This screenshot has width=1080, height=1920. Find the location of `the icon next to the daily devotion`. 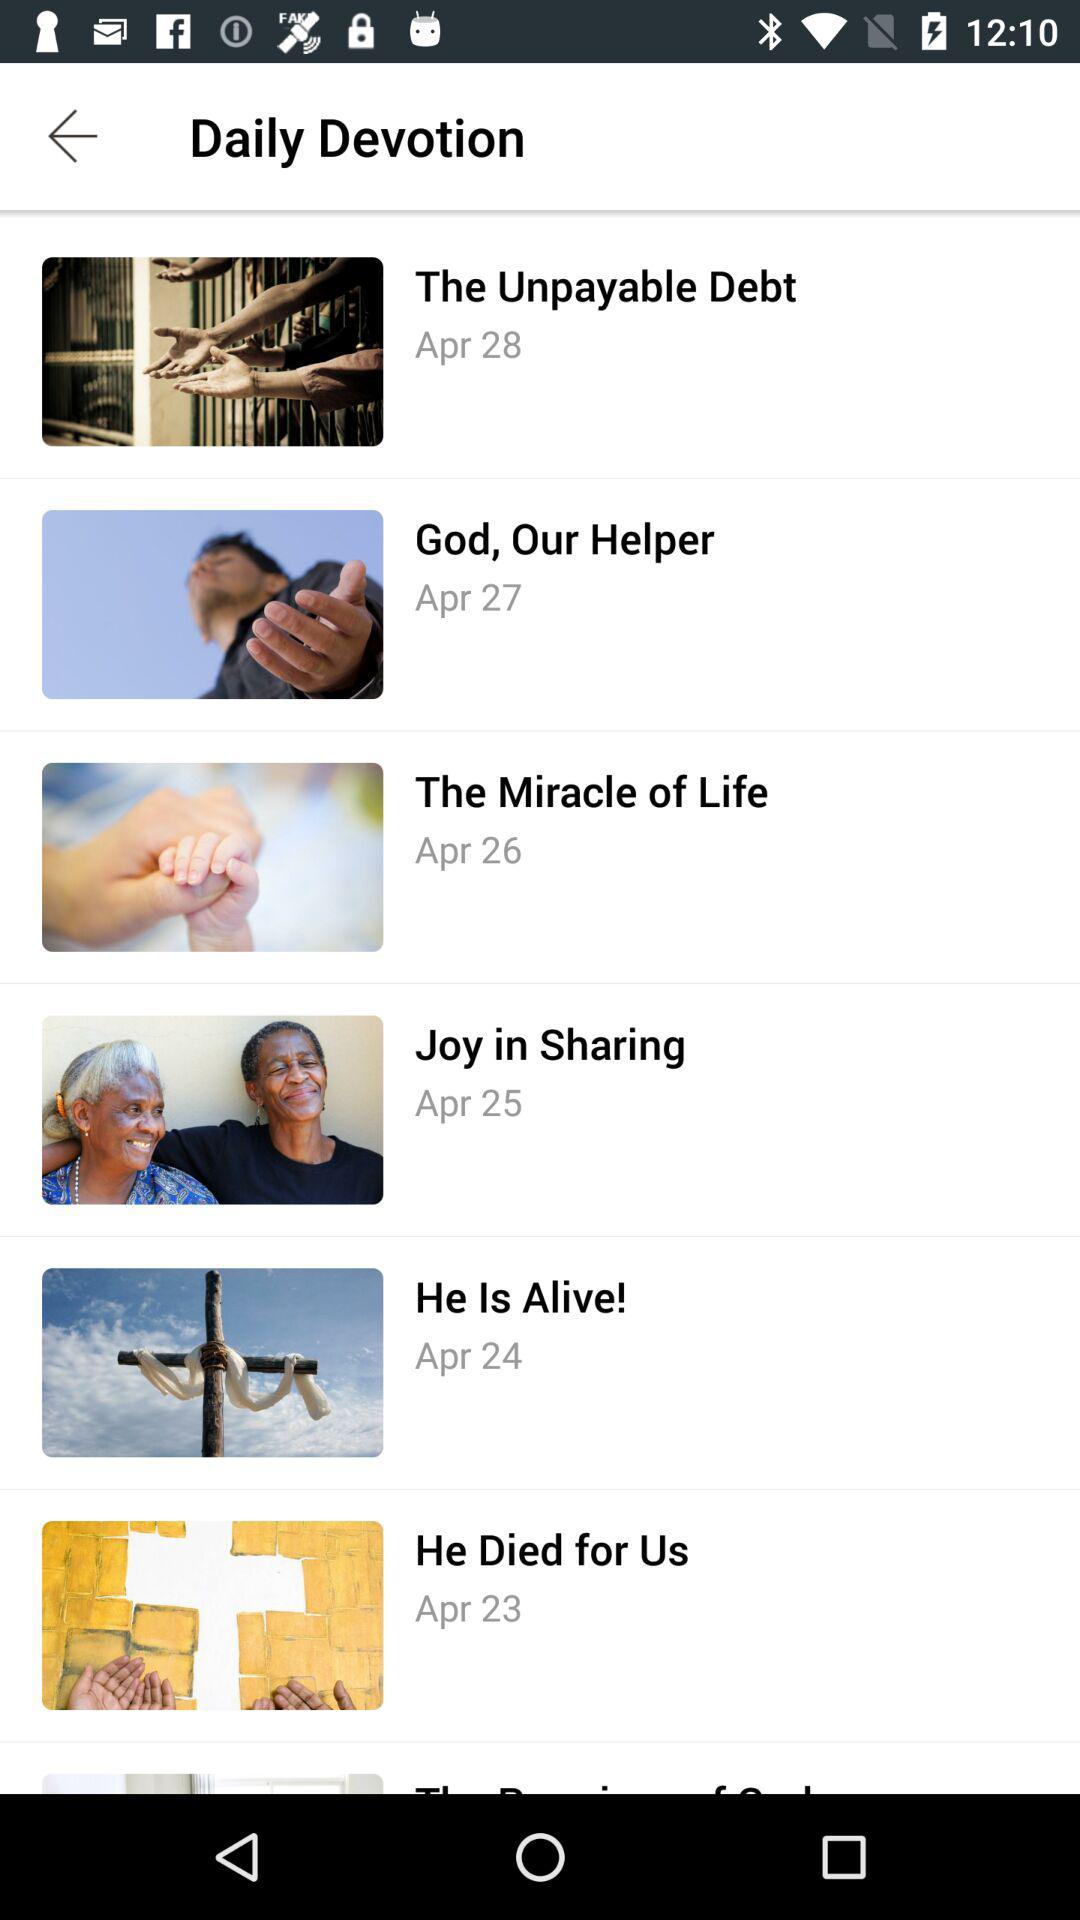

the icon next to the daily devotion is located at coordinates (72, 135).